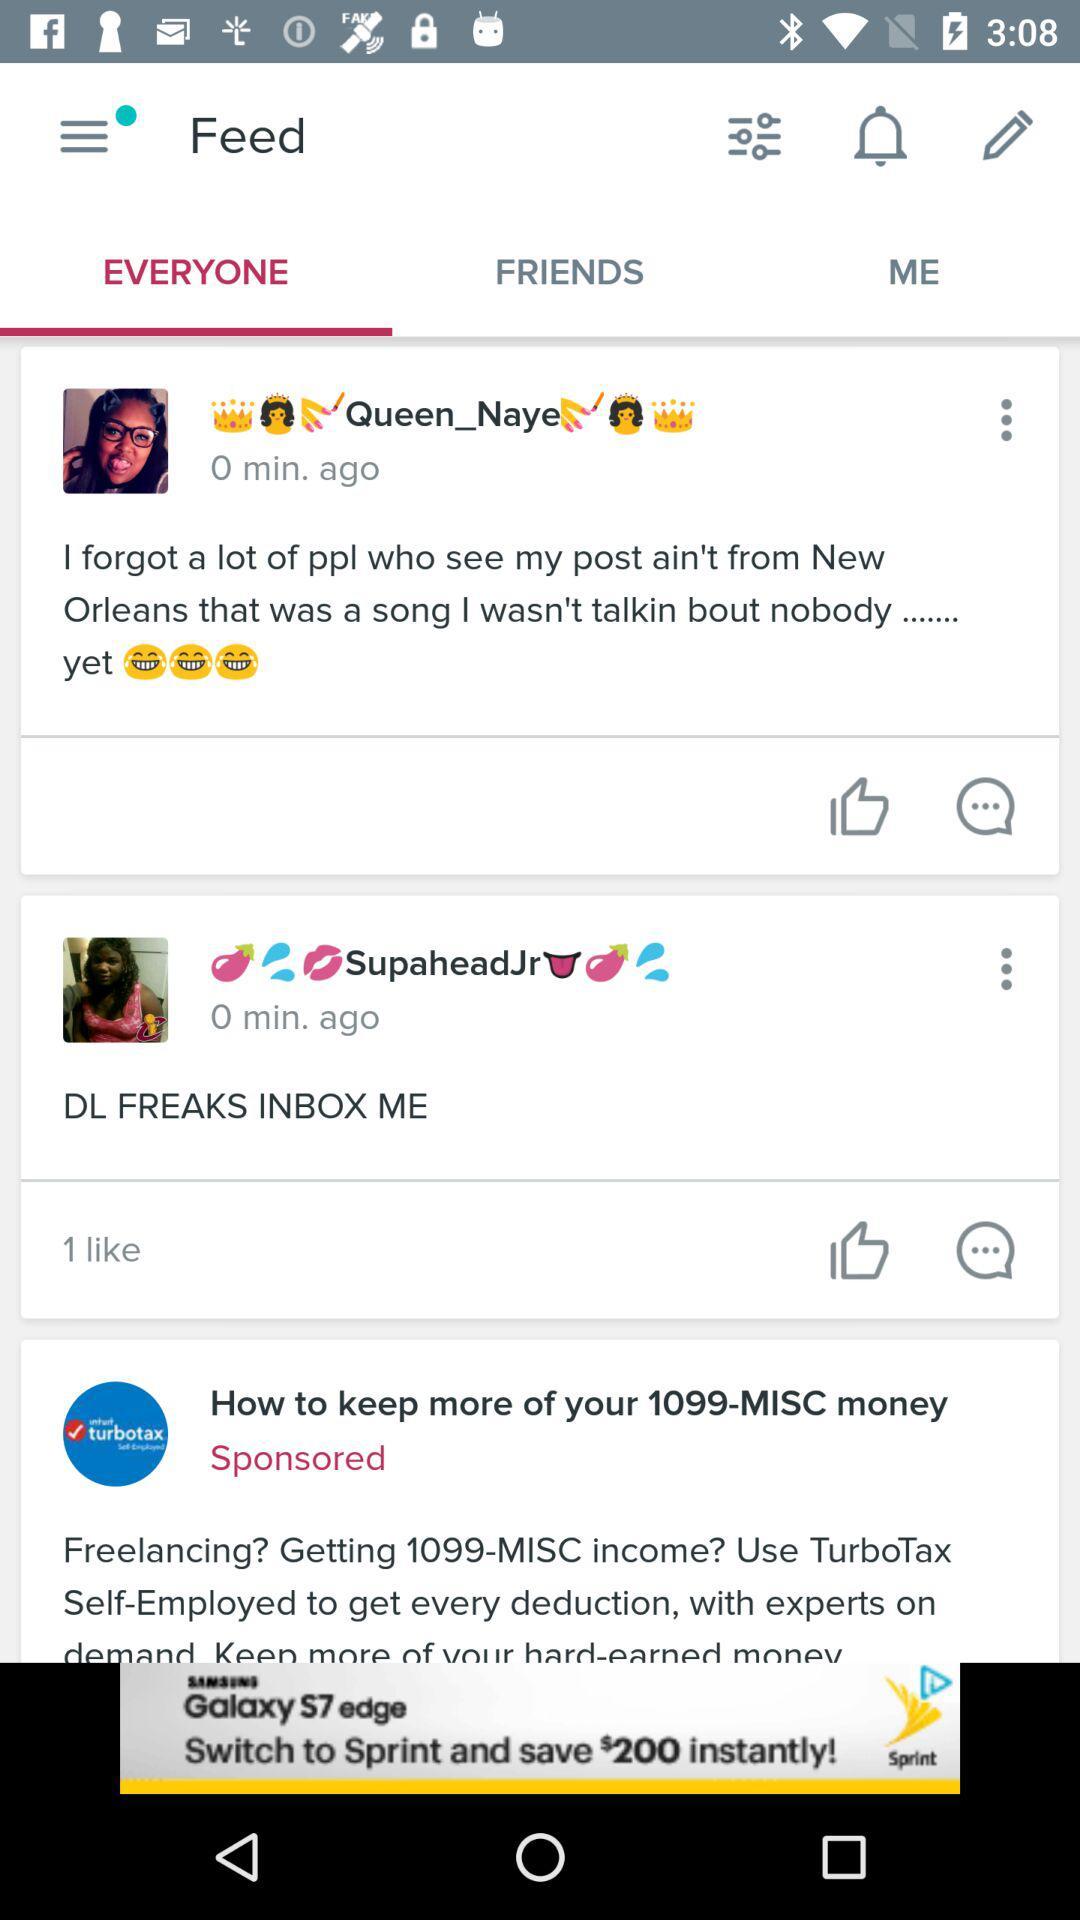 Image resolution: width=1080 pixels, height=1920 pixels. Describe the element at coordinates (858, 1249) in the screenshot. I see `like` at that location.